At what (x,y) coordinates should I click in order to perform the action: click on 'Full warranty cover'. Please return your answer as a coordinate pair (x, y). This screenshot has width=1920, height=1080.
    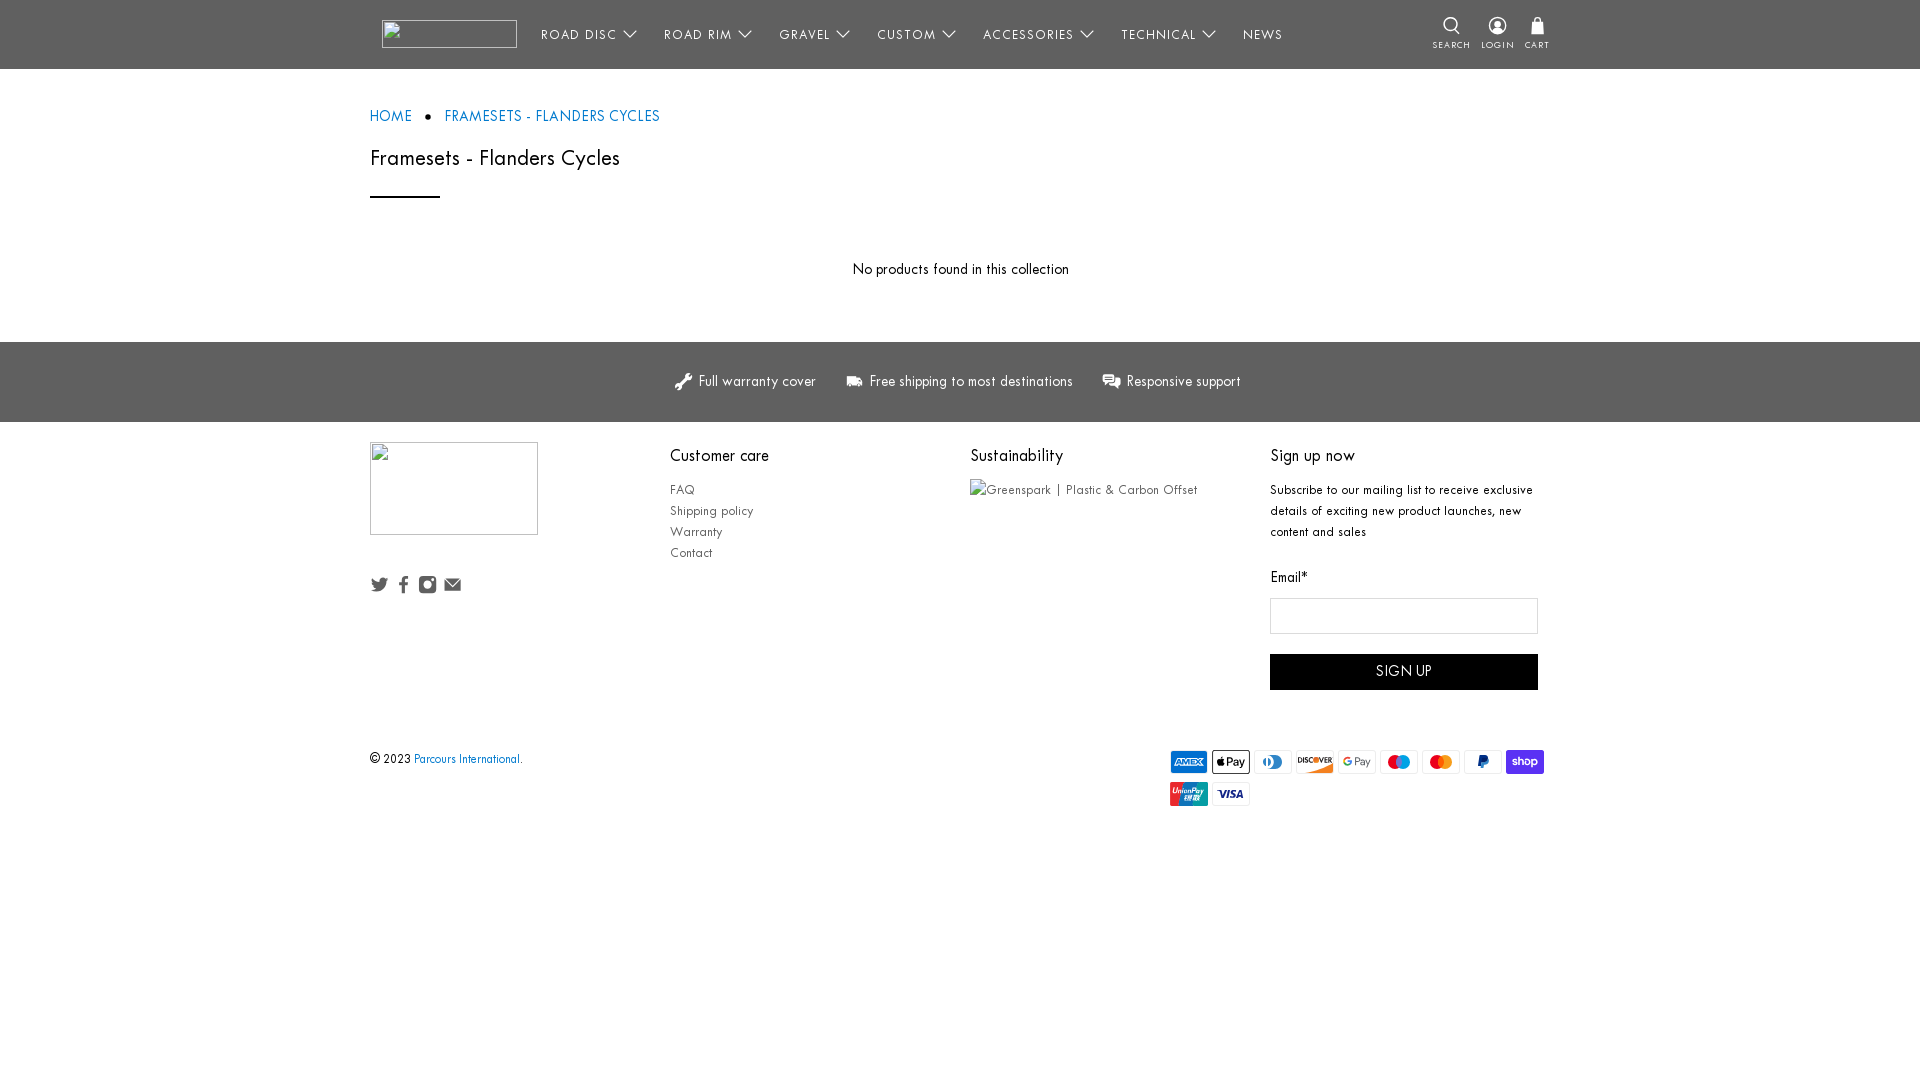
    Looking at the image, I should click on (752, 381).